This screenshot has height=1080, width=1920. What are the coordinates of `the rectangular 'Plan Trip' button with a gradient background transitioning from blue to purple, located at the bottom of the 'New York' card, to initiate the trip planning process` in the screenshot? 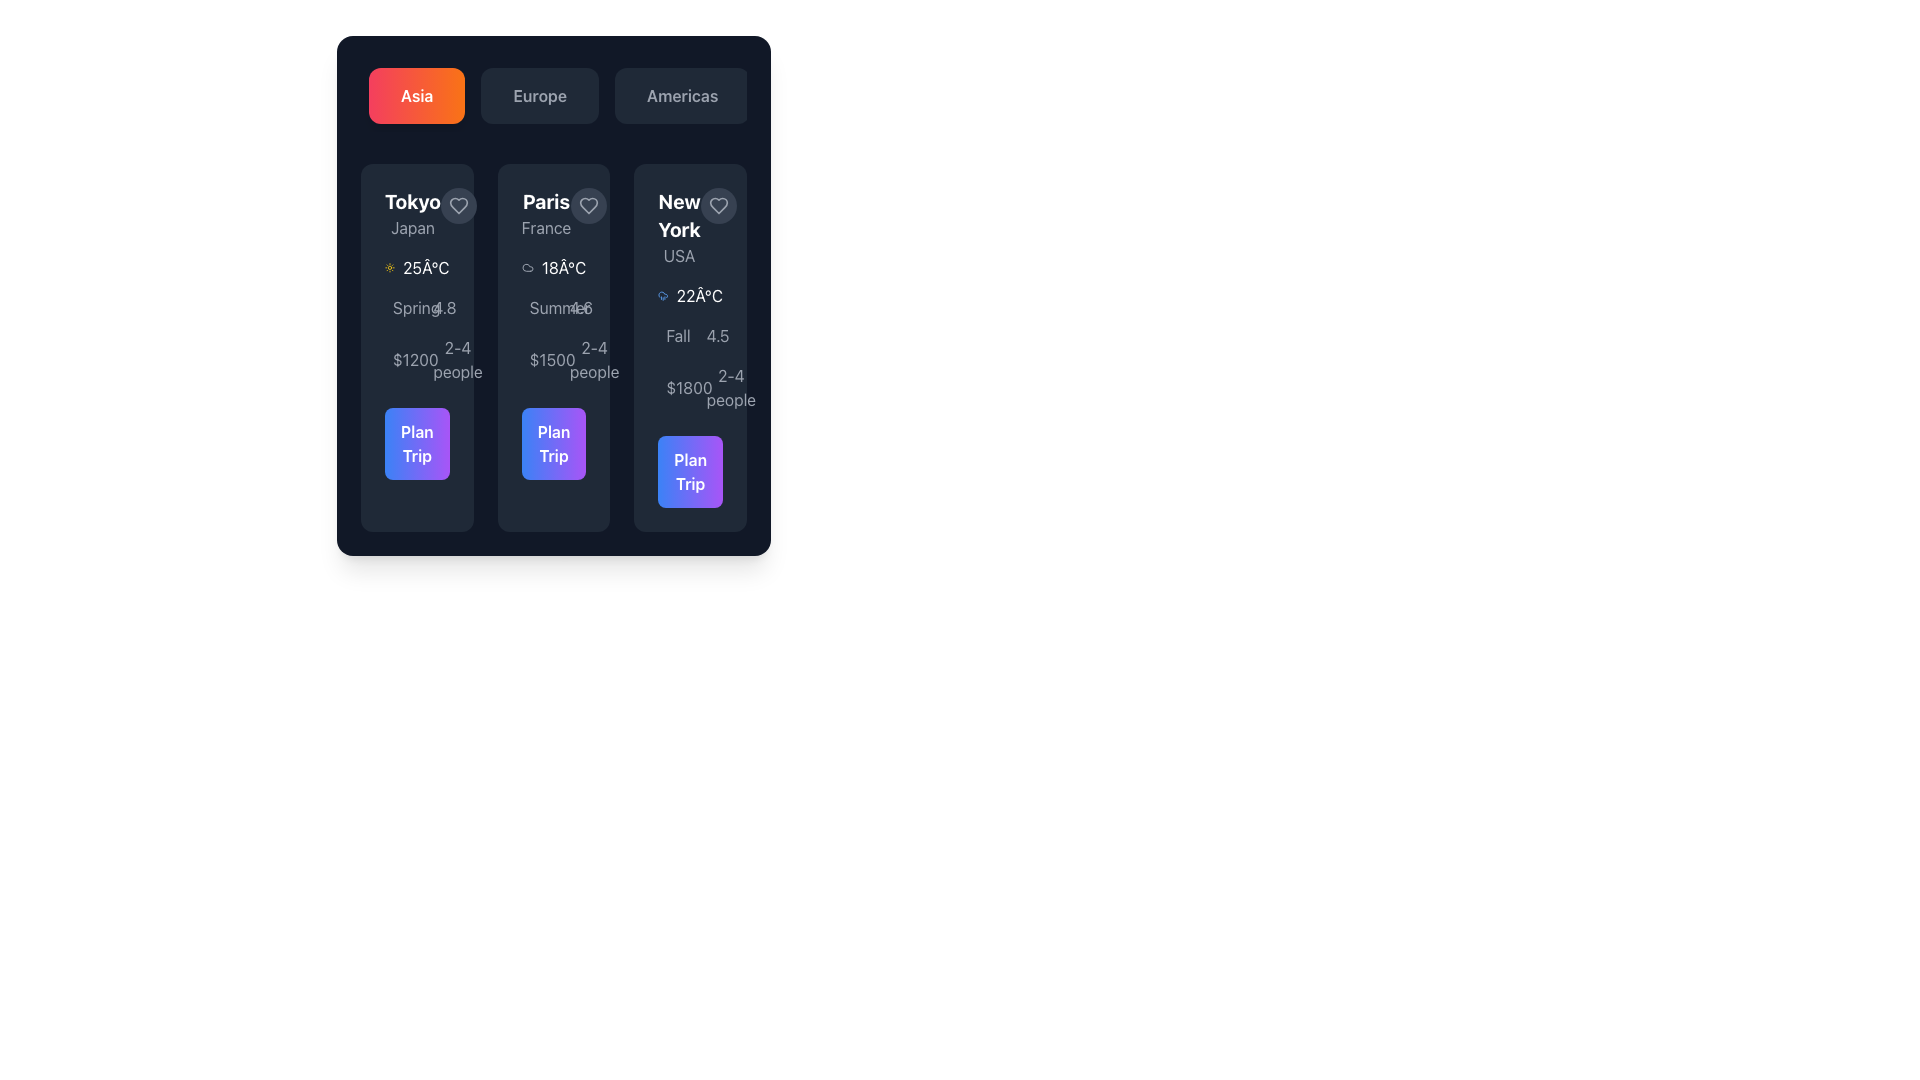 It's located at (690, 471).